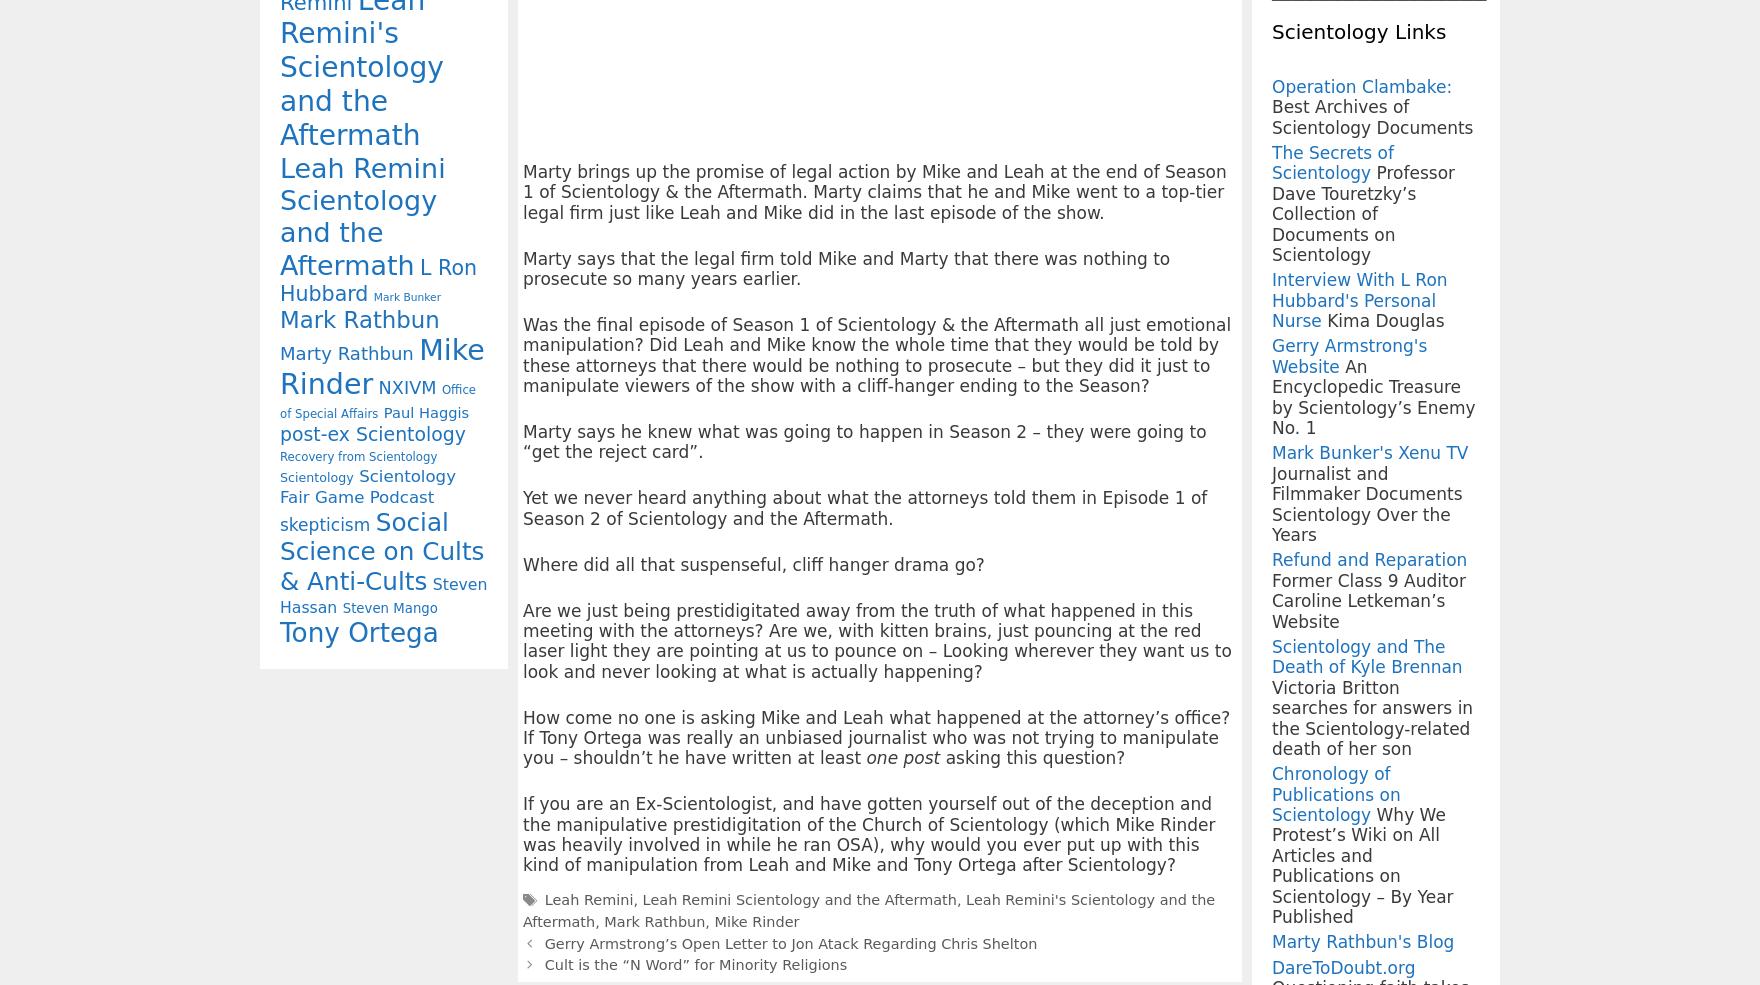 Image resolution: width=1760 pixels, height=985 pixels. I want to click on 'An Encyclopedic Treasure by Scientology’s Enemy No. 1', so click(1270, 395).